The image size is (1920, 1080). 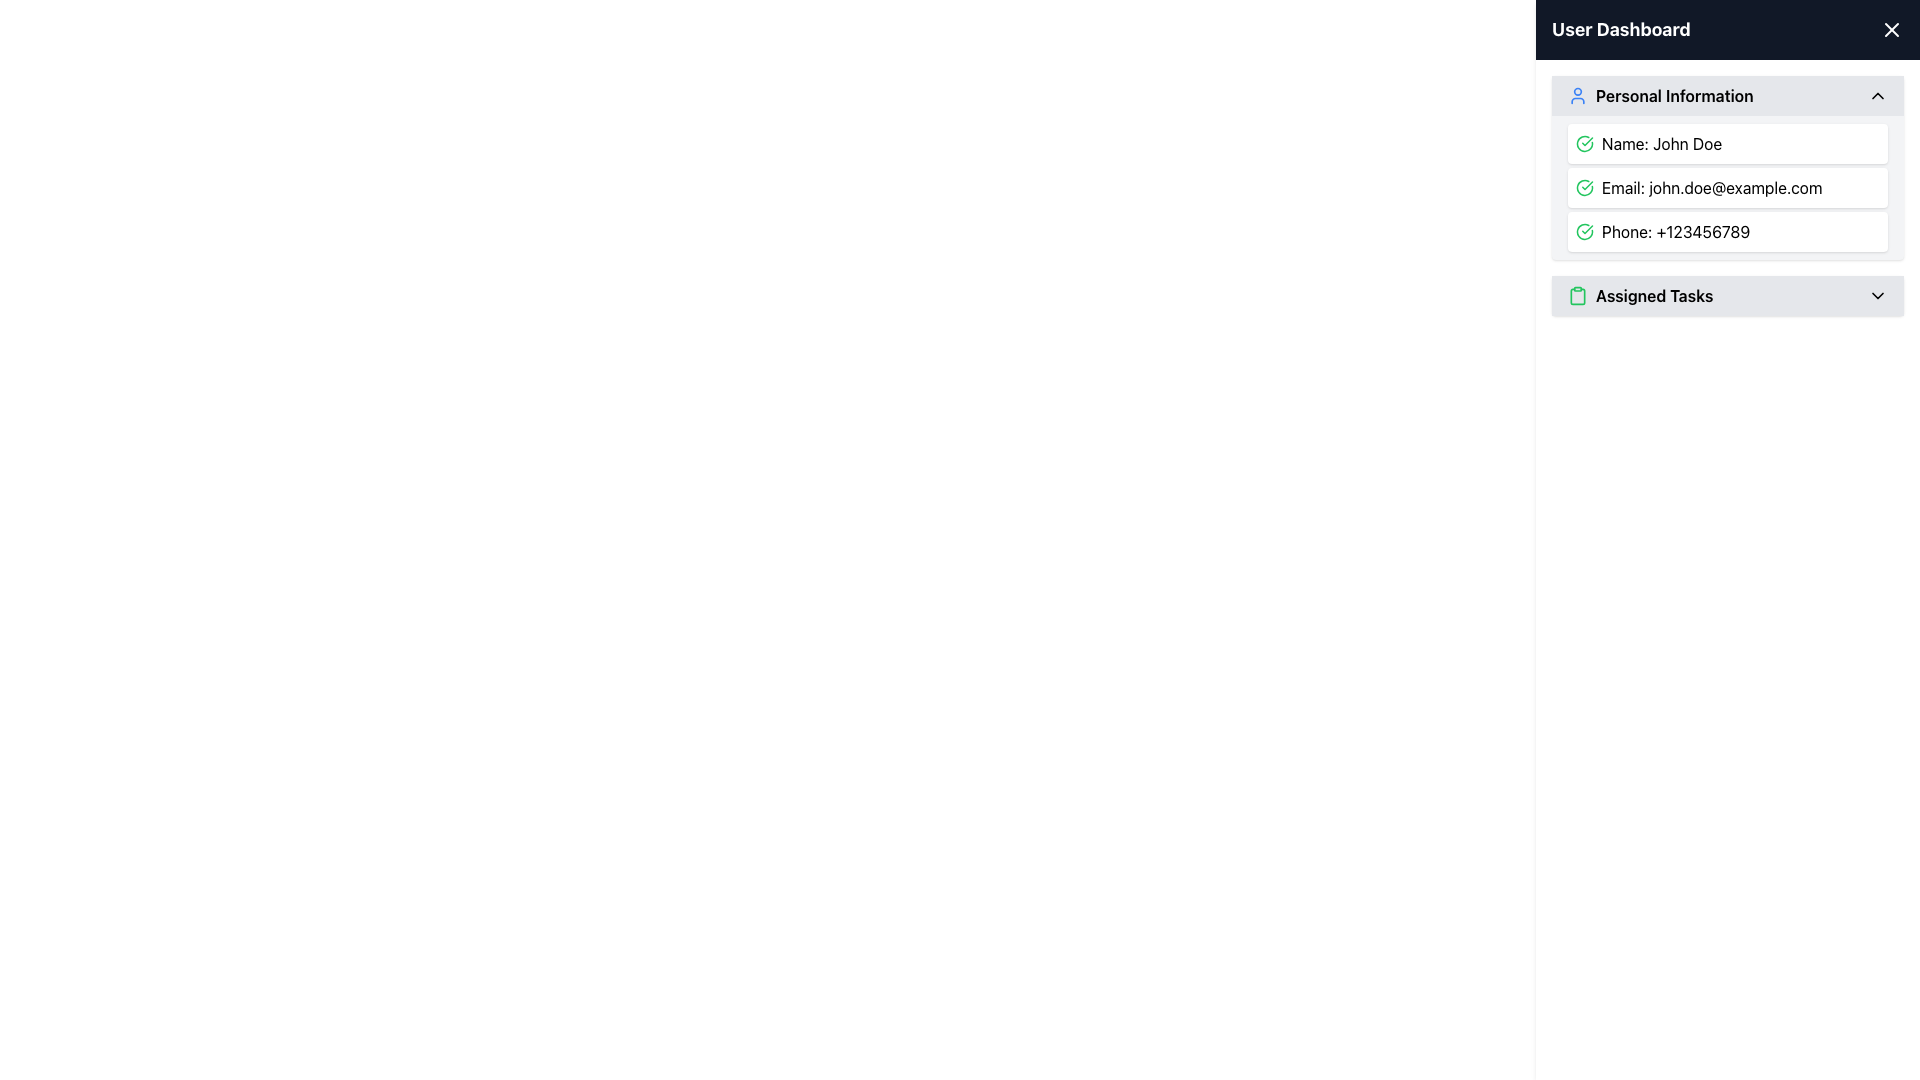 I want to click on the text display with a green checkmark icon that shows 'Phone: +123456789' in the 'Personal Information' section, so click(x=1727, y=230).